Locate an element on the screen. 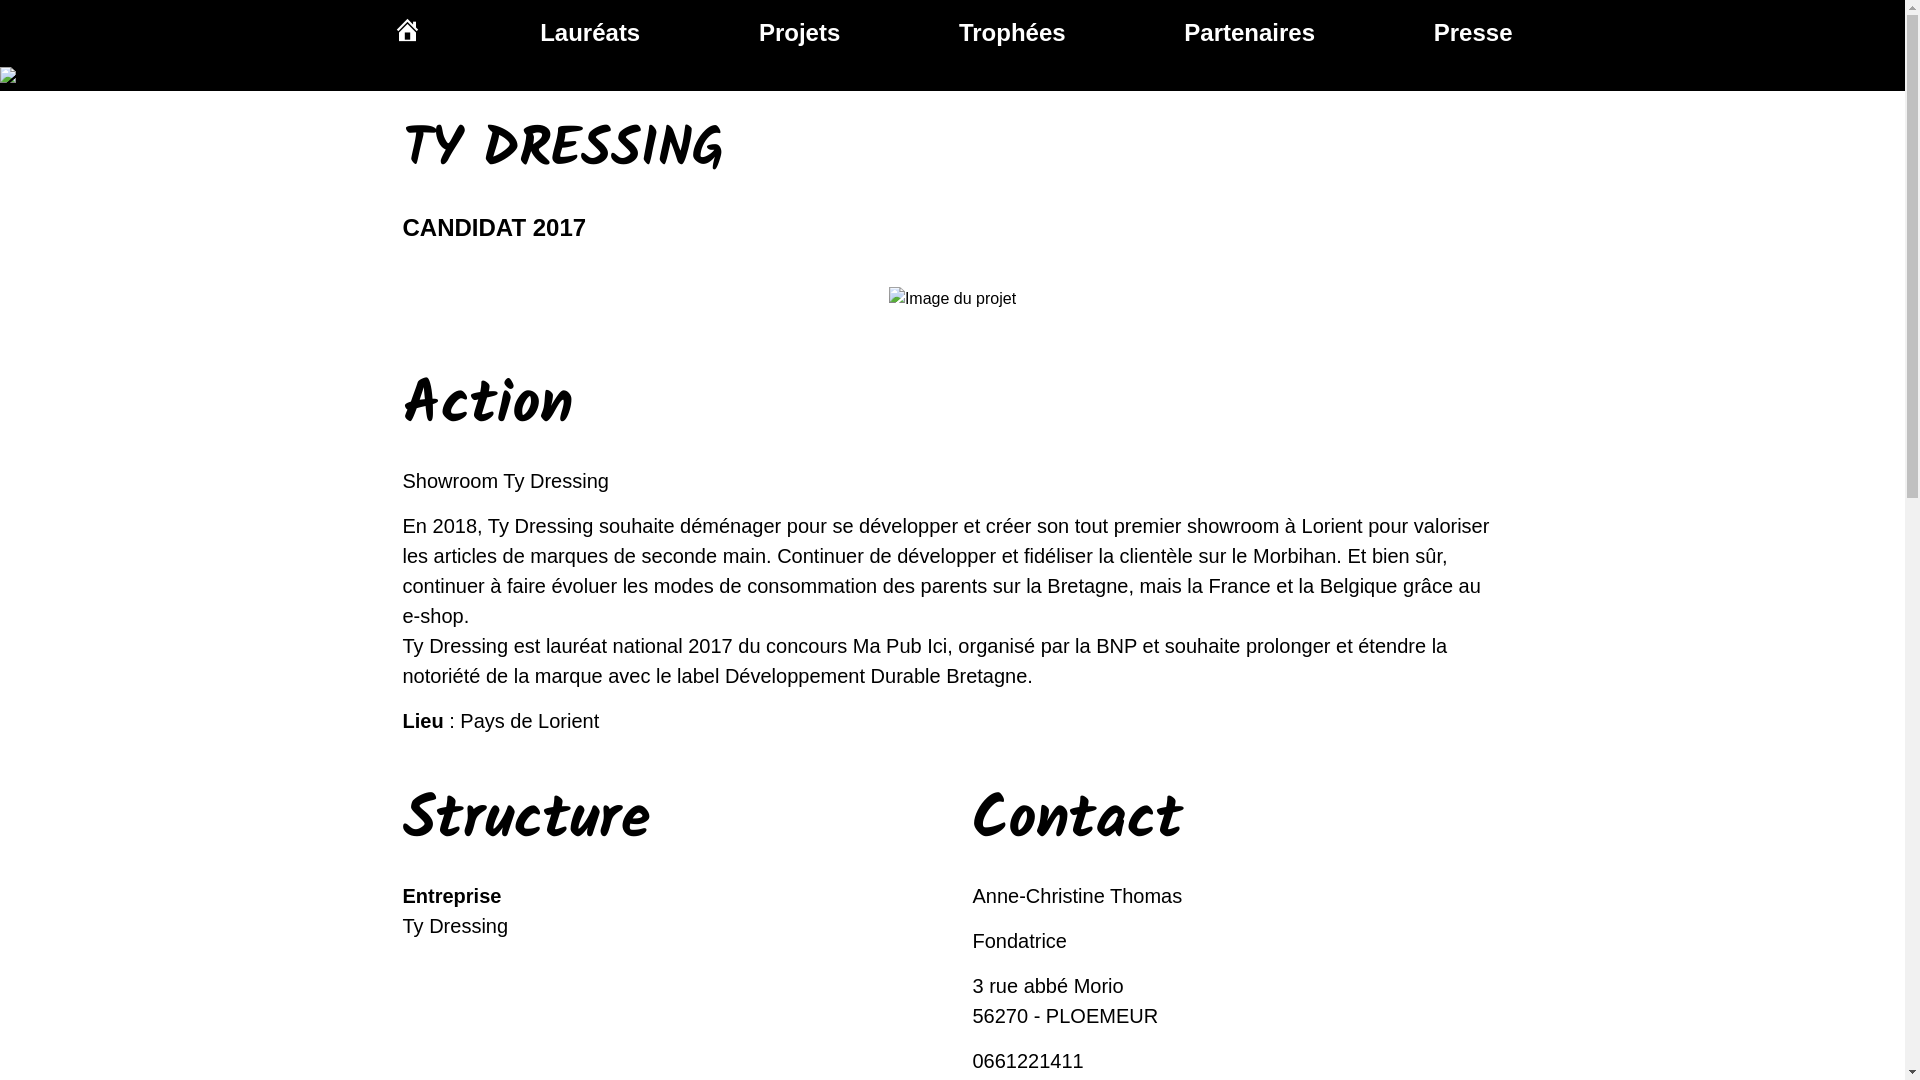 Image resolution: width=1920 pixels, height=1080 pixels. 'Presse' is located at coordinates (1473, 32).